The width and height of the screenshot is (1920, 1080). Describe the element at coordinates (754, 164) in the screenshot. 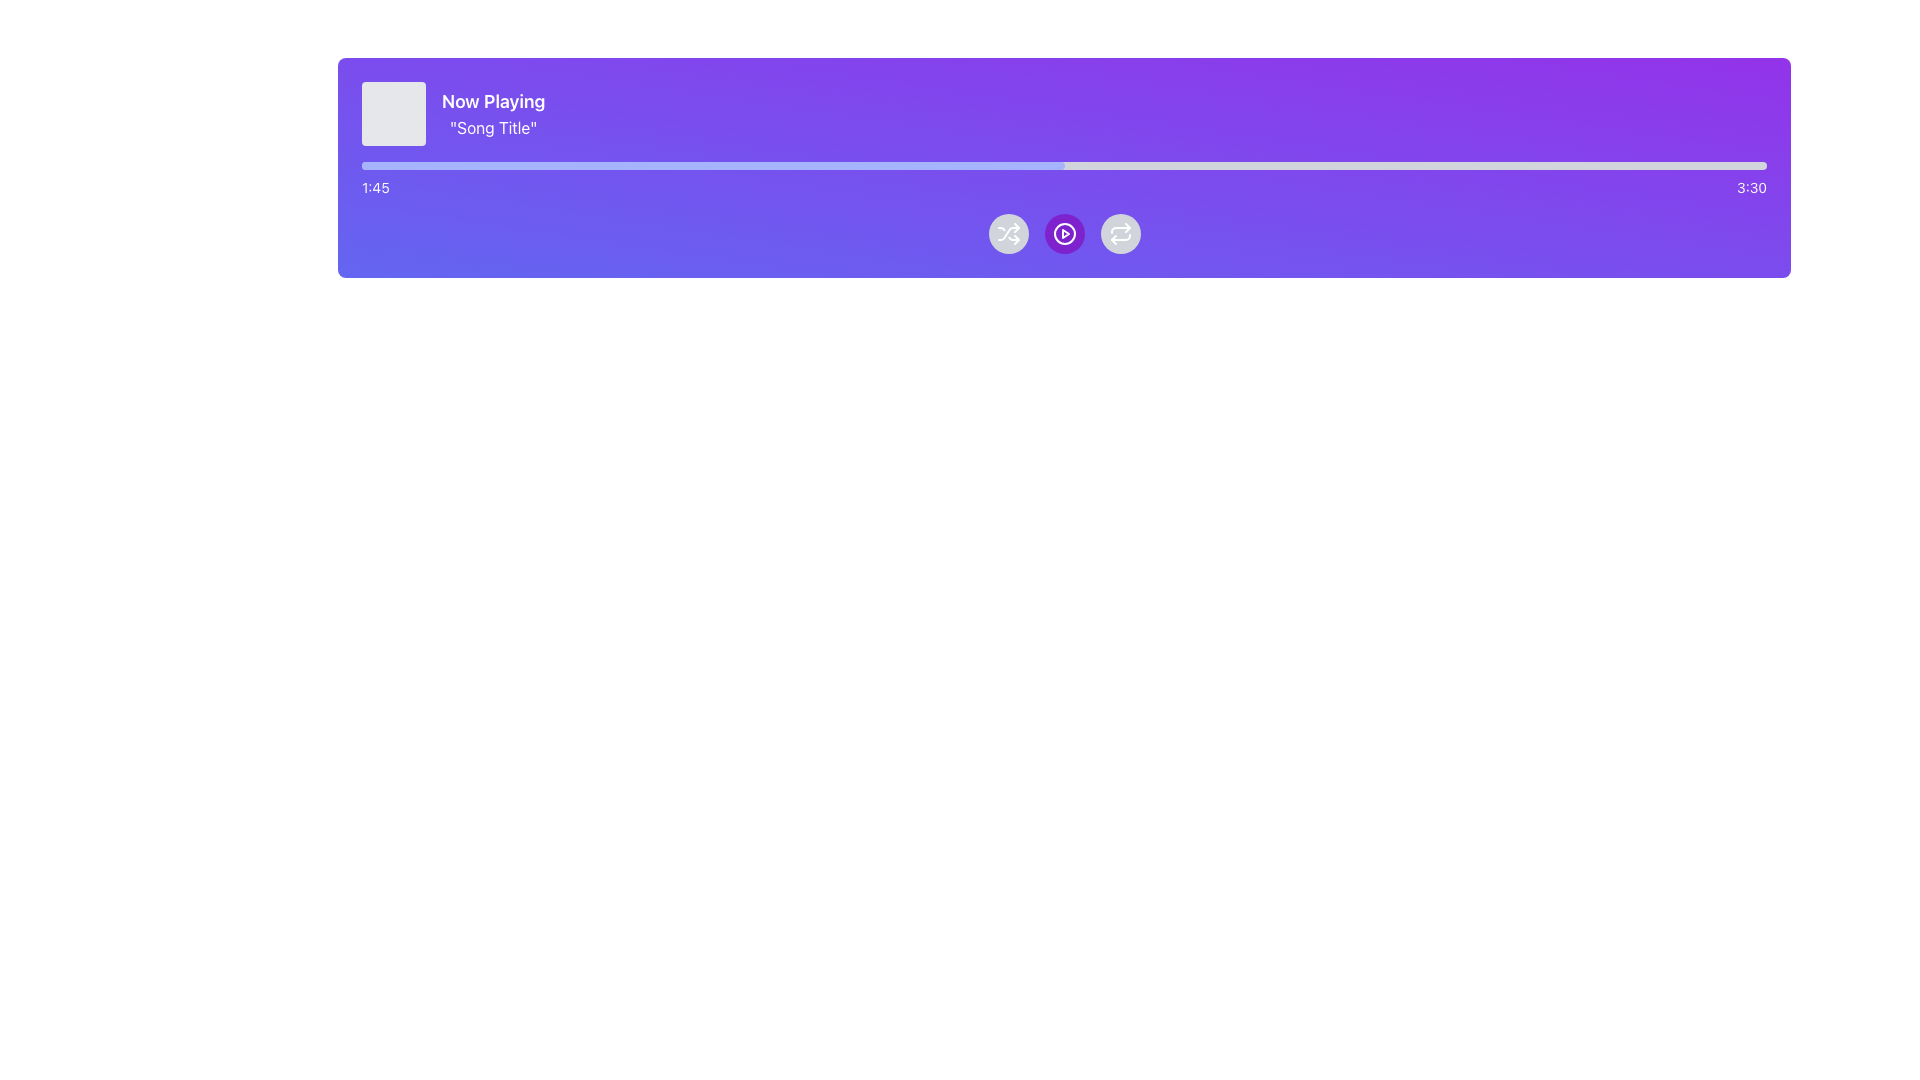

I see `playback progress` at that location.